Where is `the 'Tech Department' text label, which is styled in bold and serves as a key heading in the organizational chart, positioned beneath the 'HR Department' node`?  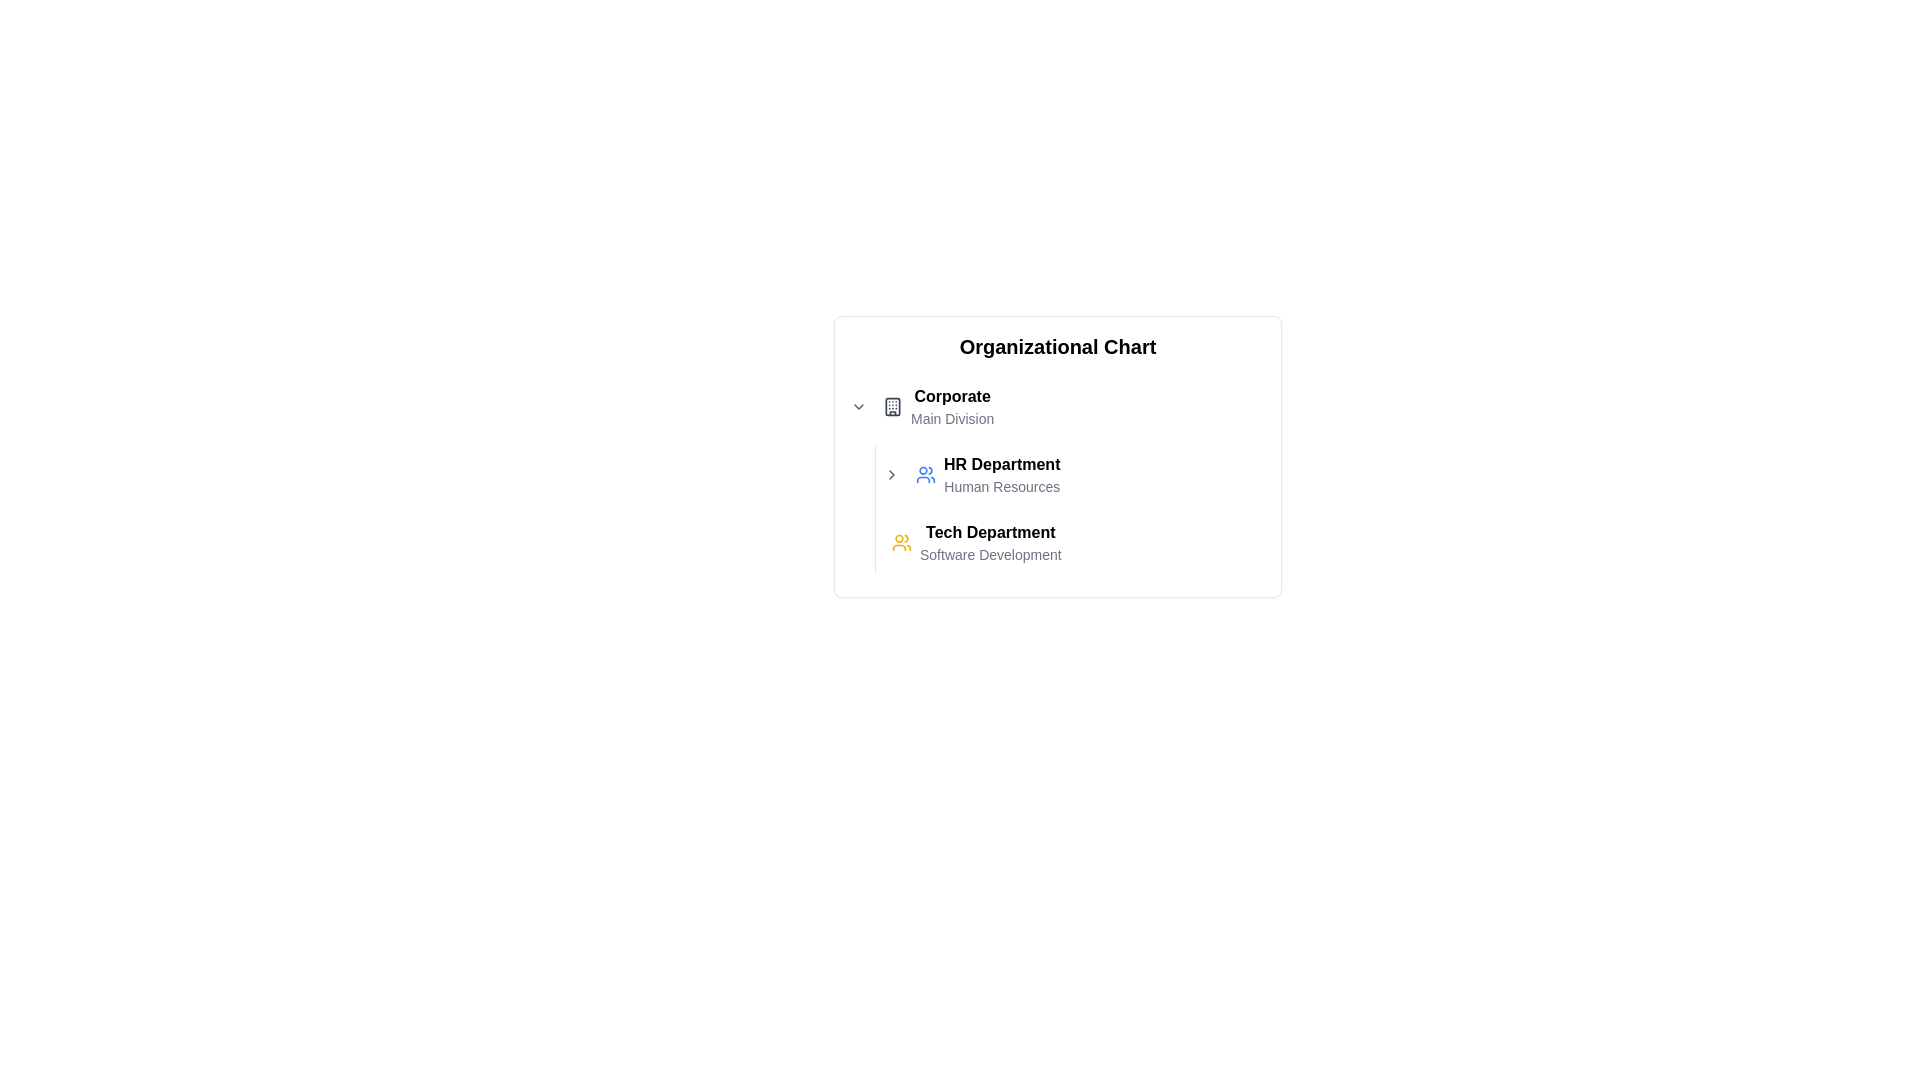 the 'Tech Department' text label, which is styled in bold and serves as a key heading in the organizational chart, positioned beneath the 'HR Department' node is located at coordinates (990, 531).